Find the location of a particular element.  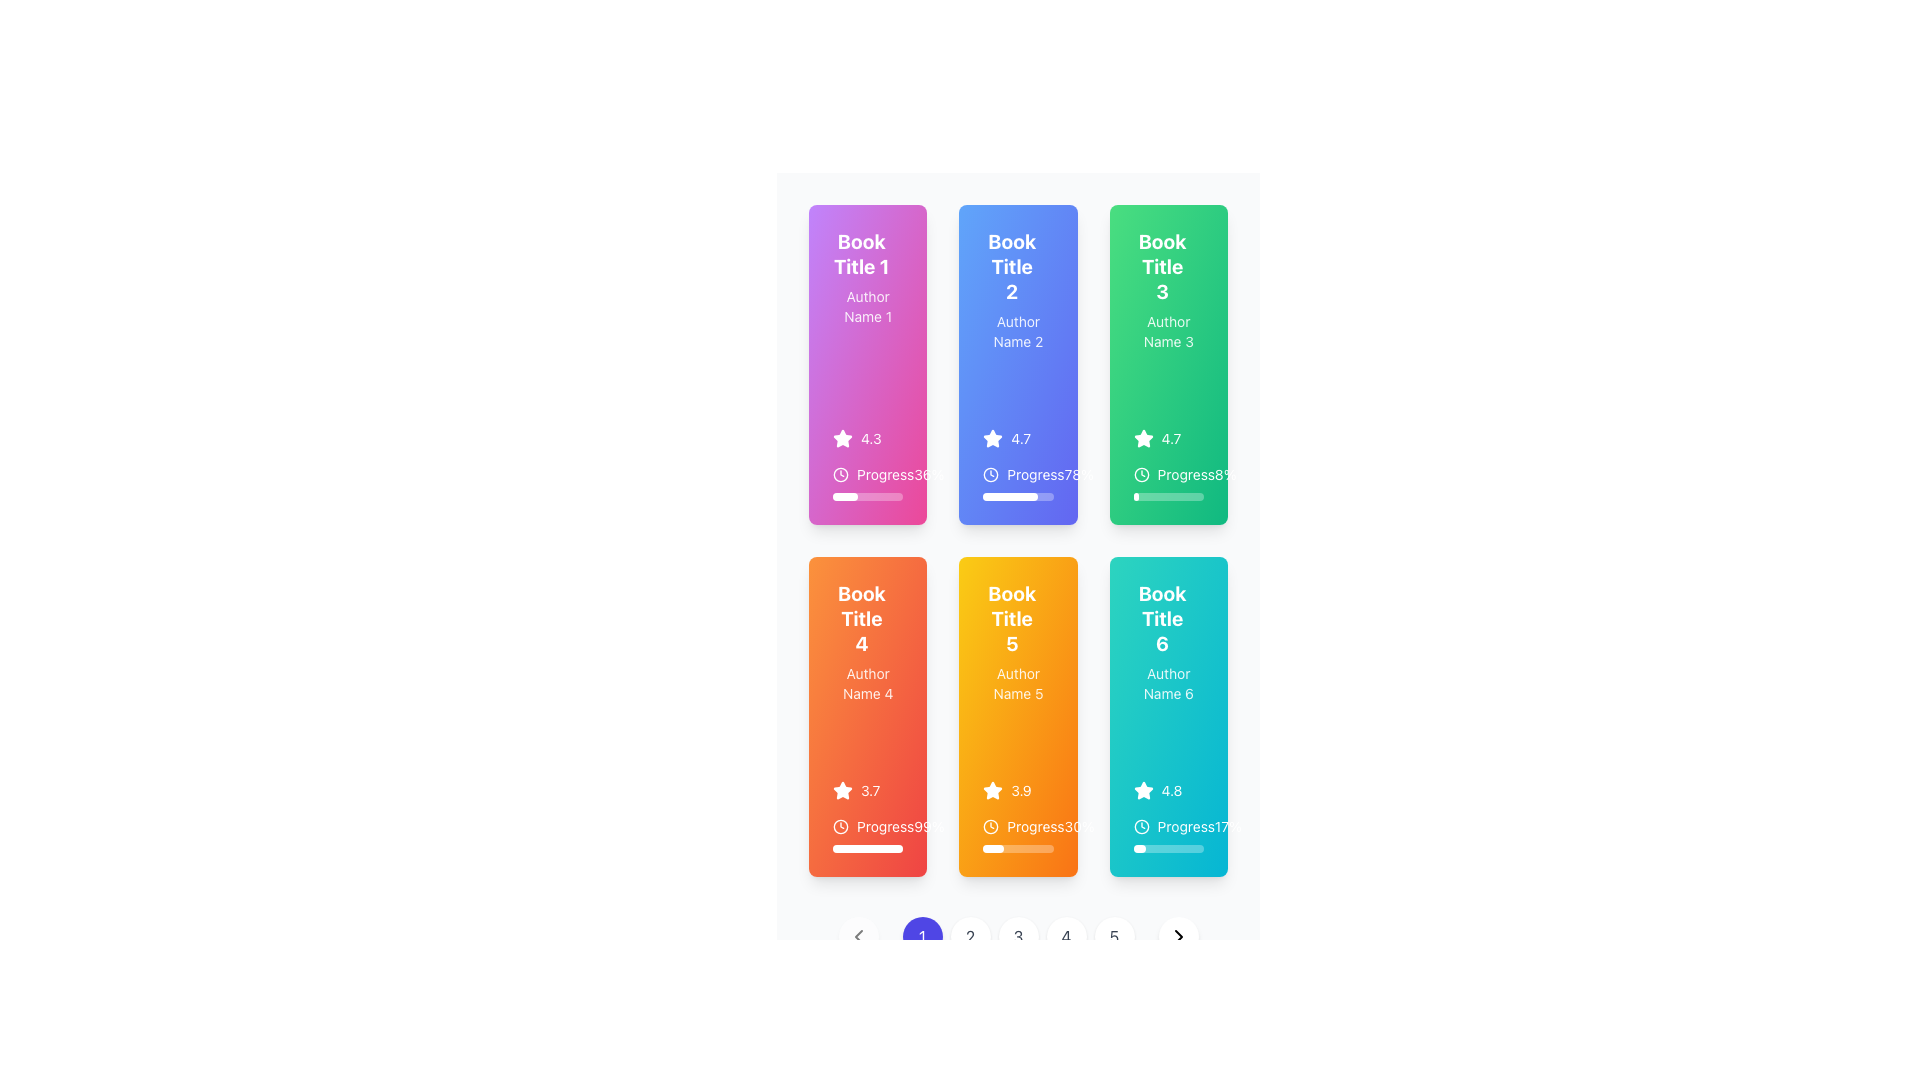

the text label displaying 'Book Title 1' which is located at the top of the first card in the grid interface to trigger any hover behavior is located at coordinates (868, 257).